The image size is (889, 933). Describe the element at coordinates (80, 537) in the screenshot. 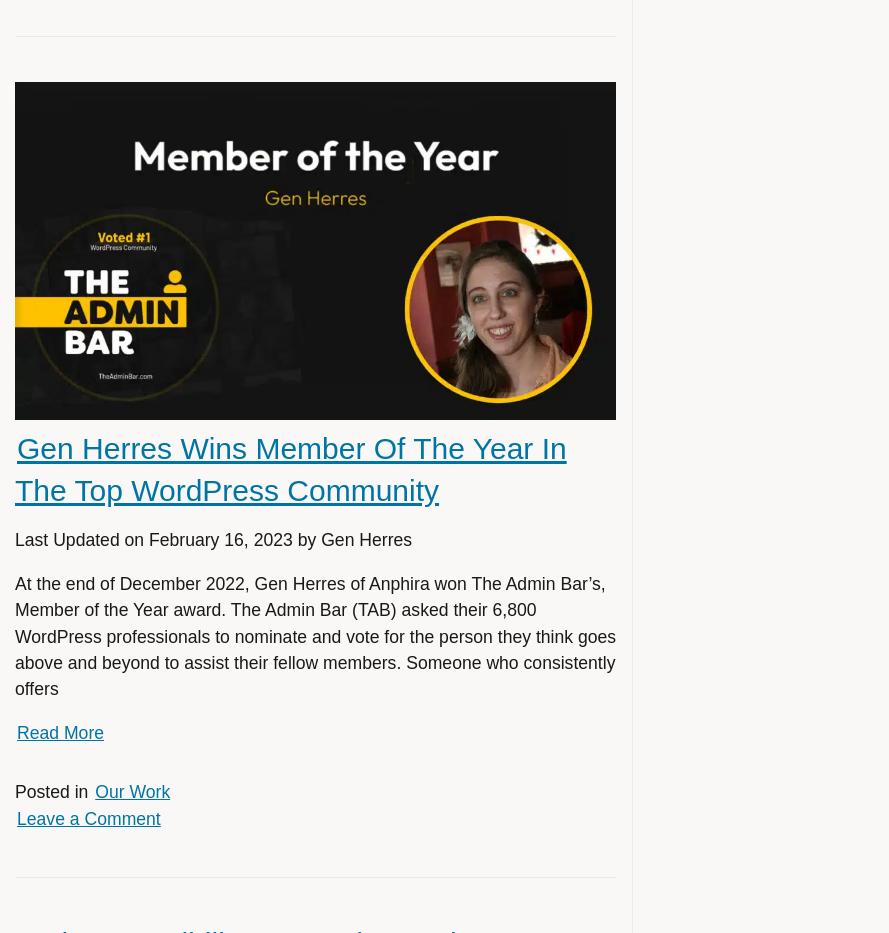

I see `'Last Updated on'` at that location.